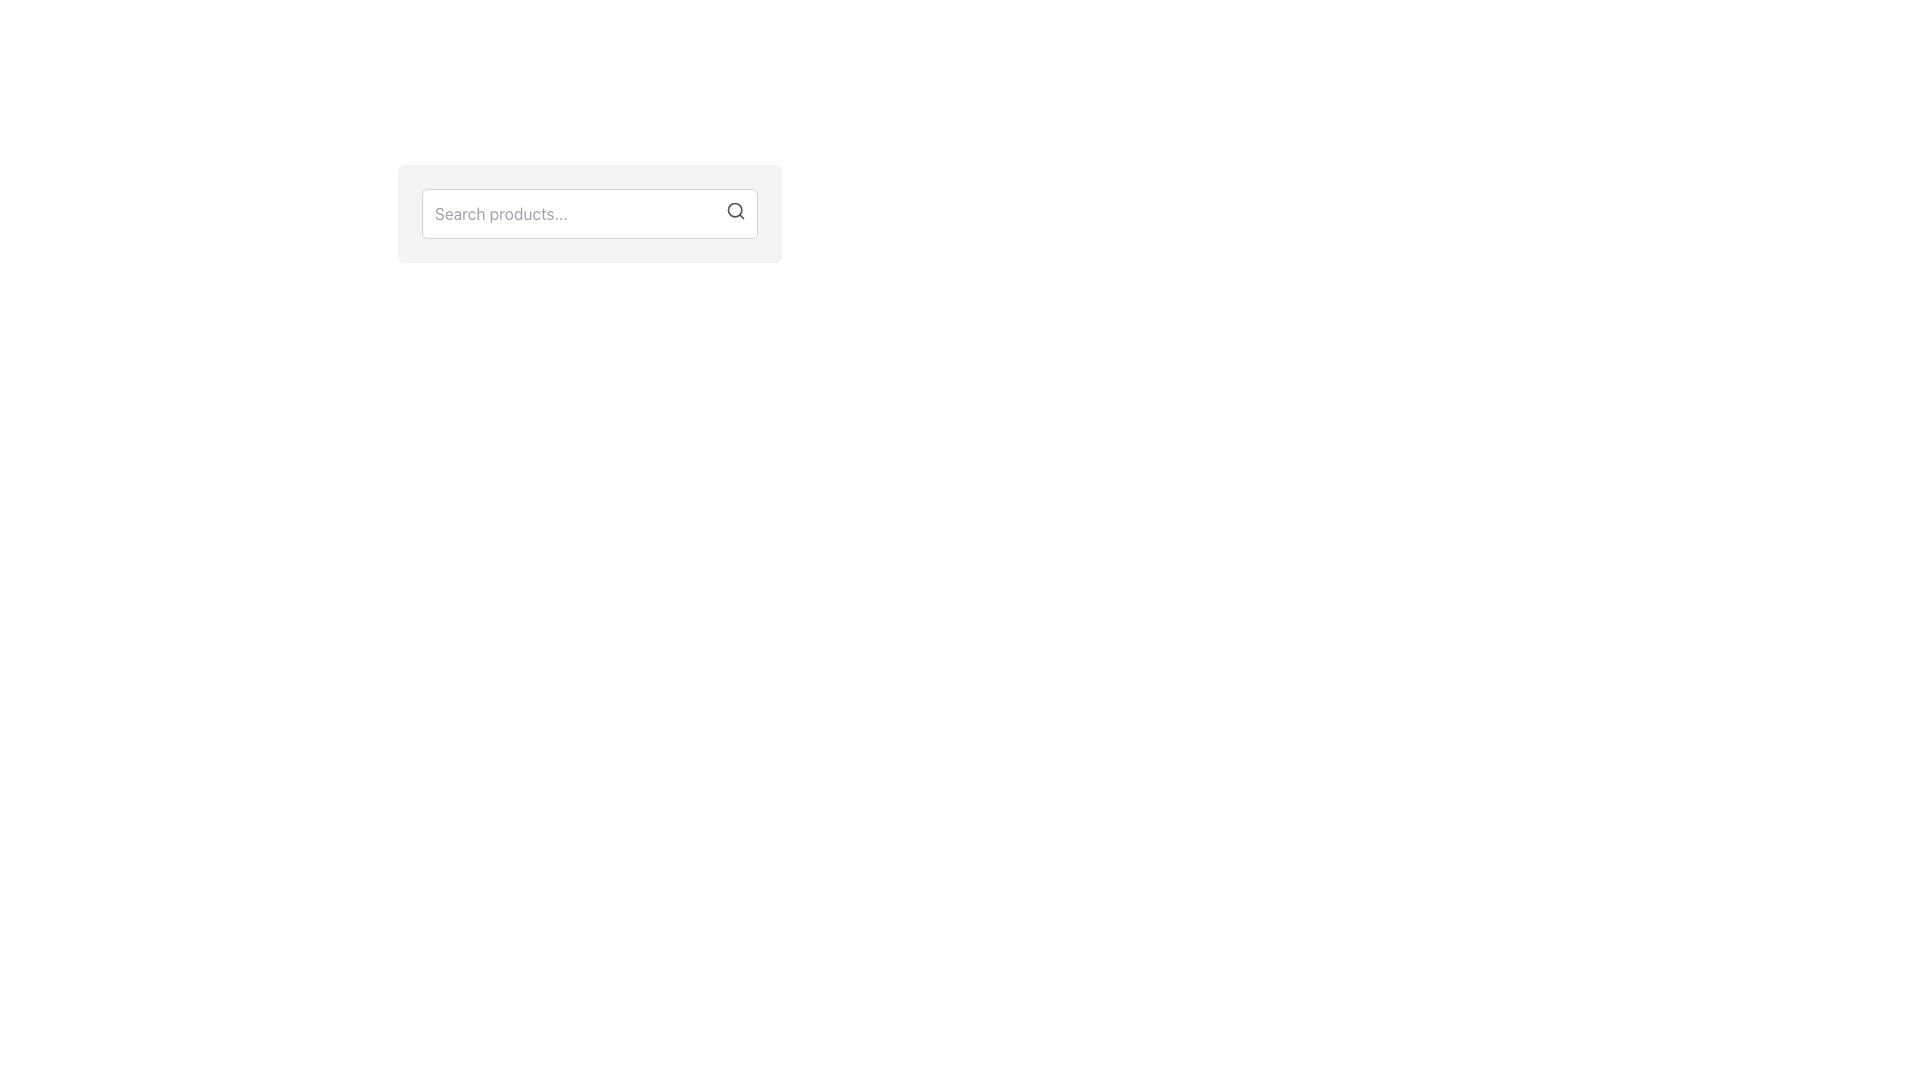 This screenshot has width=1920, height=1080. What do you see at coordinates (734, 211) in the screenshot?
I see `the magnifying glass icon, which acts as the search button within the search input field, for additional visual feedback` at bounding box center [734, 211].